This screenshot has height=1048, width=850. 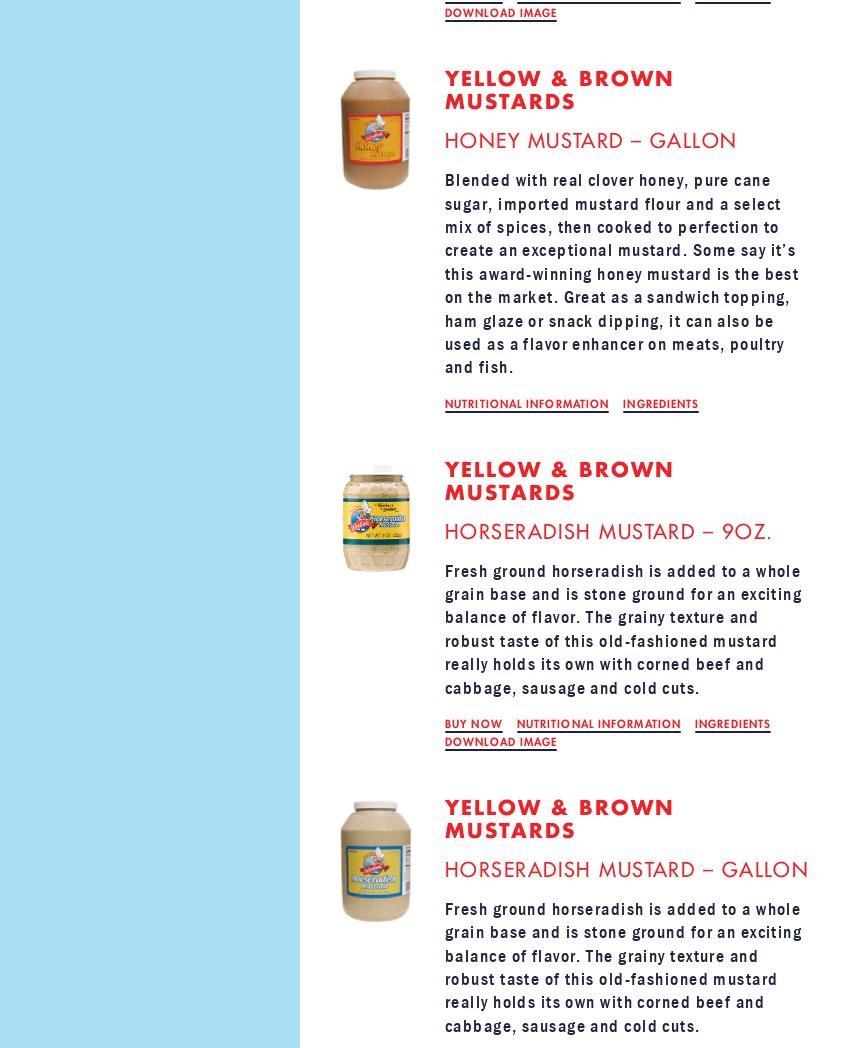 I want to click on 'HORSERADISH MUSTARD – 9OZ.', so click(x=608, y=530).